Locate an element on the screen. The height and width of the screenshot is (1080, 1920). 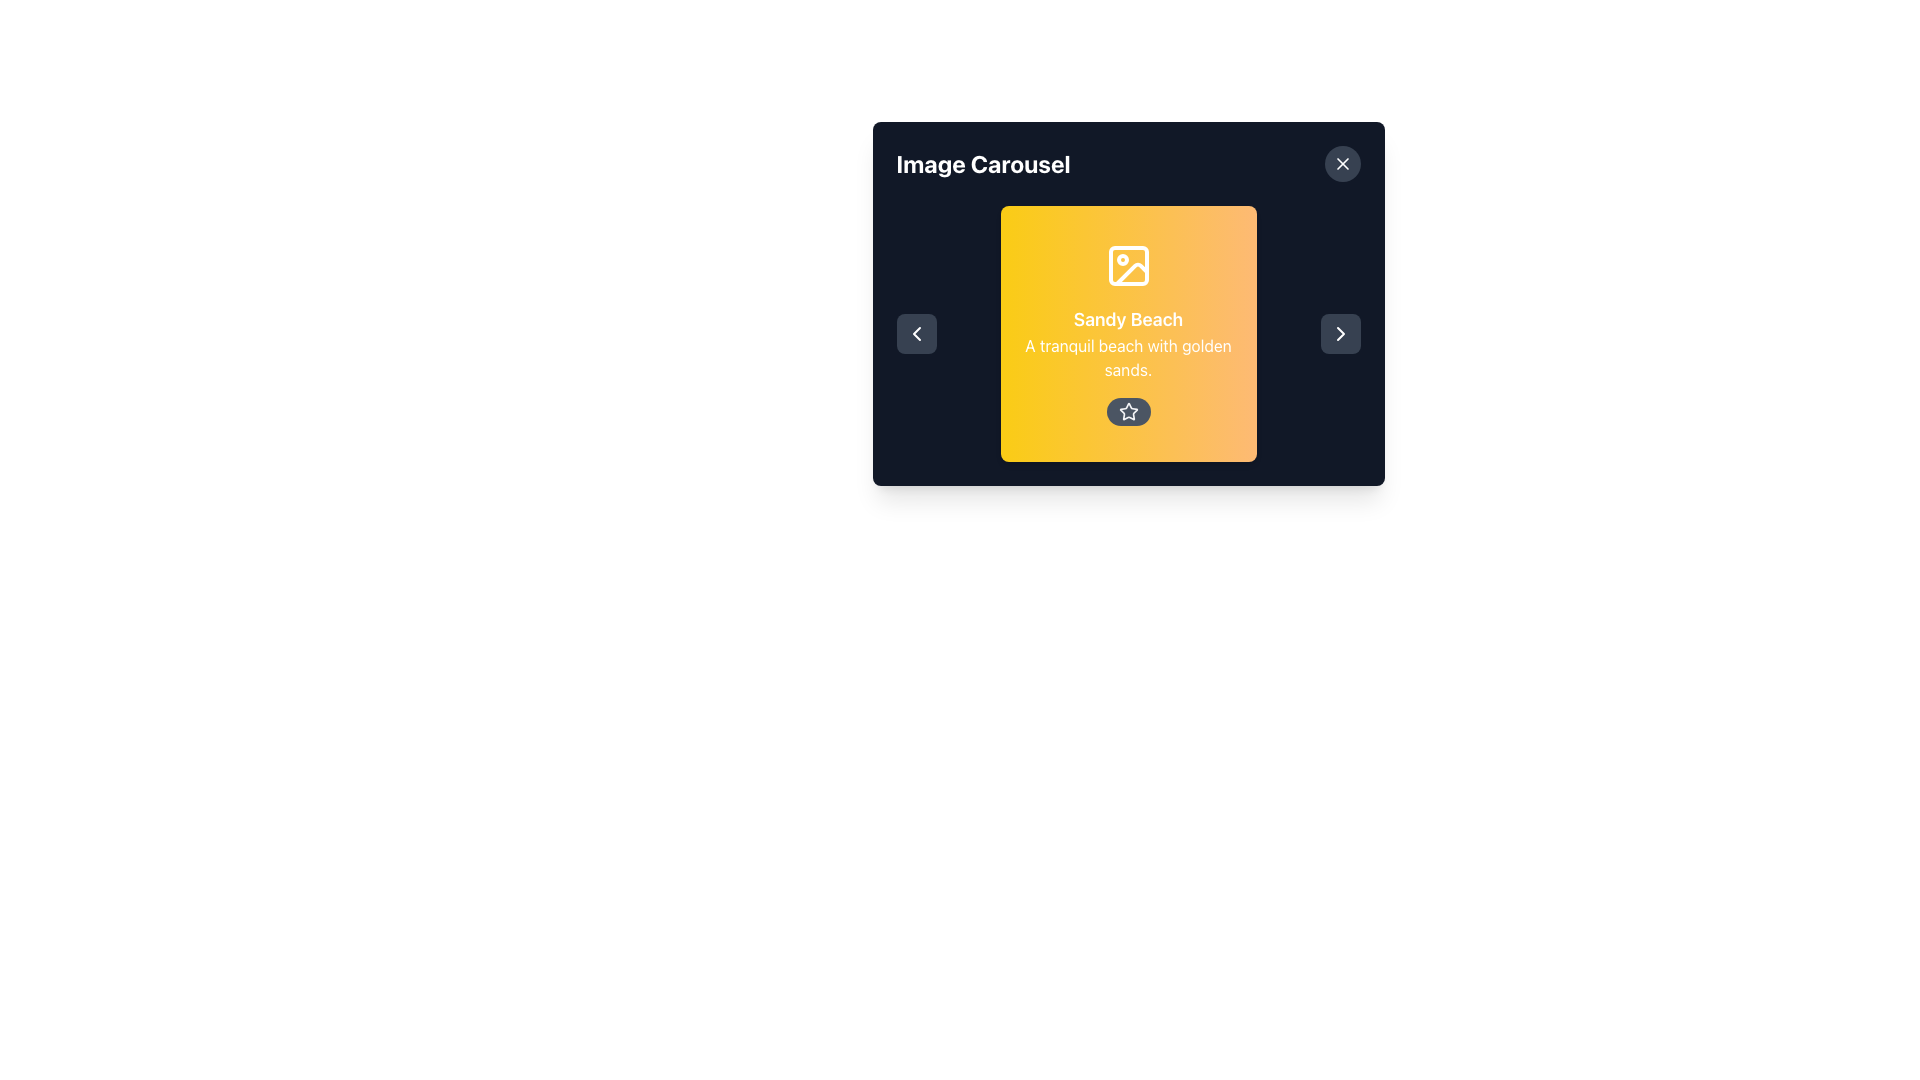
the left-pointing chevron button with a dark-grey background is located at coordinates (915, 333).